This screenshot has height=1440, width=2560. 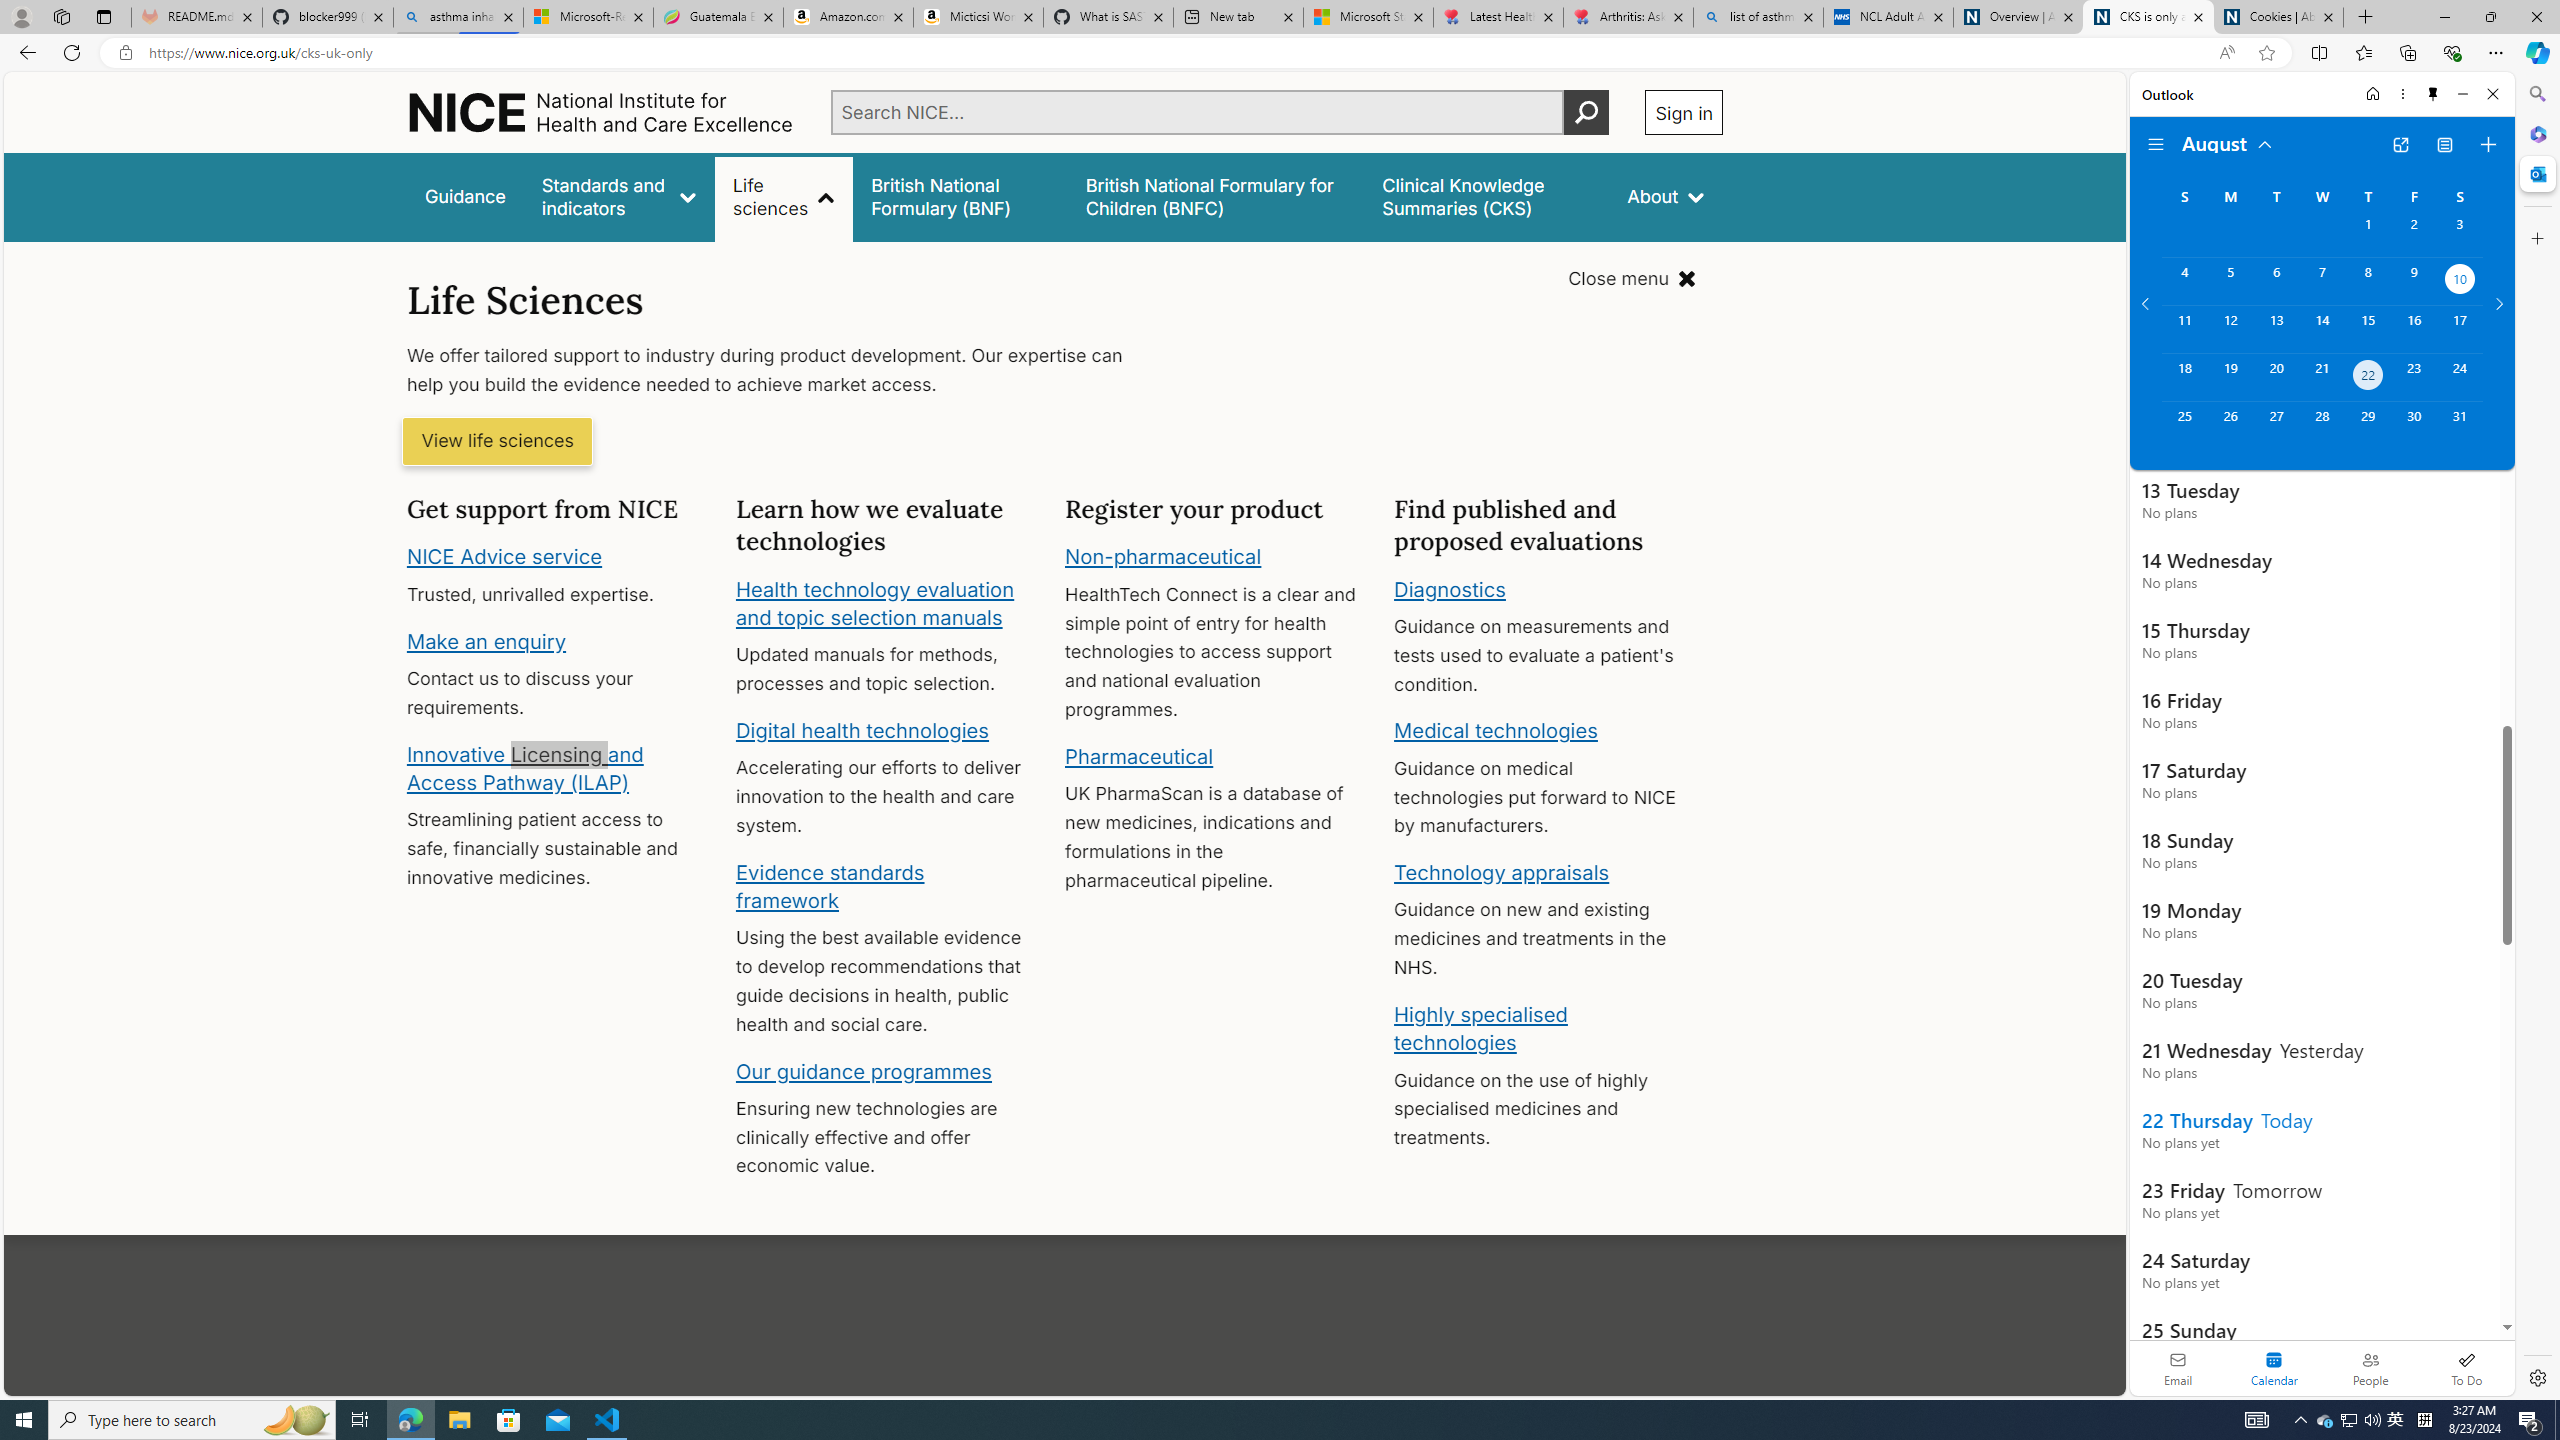 I want to click on 'Diagnostics', so click(x=1450, y=587).